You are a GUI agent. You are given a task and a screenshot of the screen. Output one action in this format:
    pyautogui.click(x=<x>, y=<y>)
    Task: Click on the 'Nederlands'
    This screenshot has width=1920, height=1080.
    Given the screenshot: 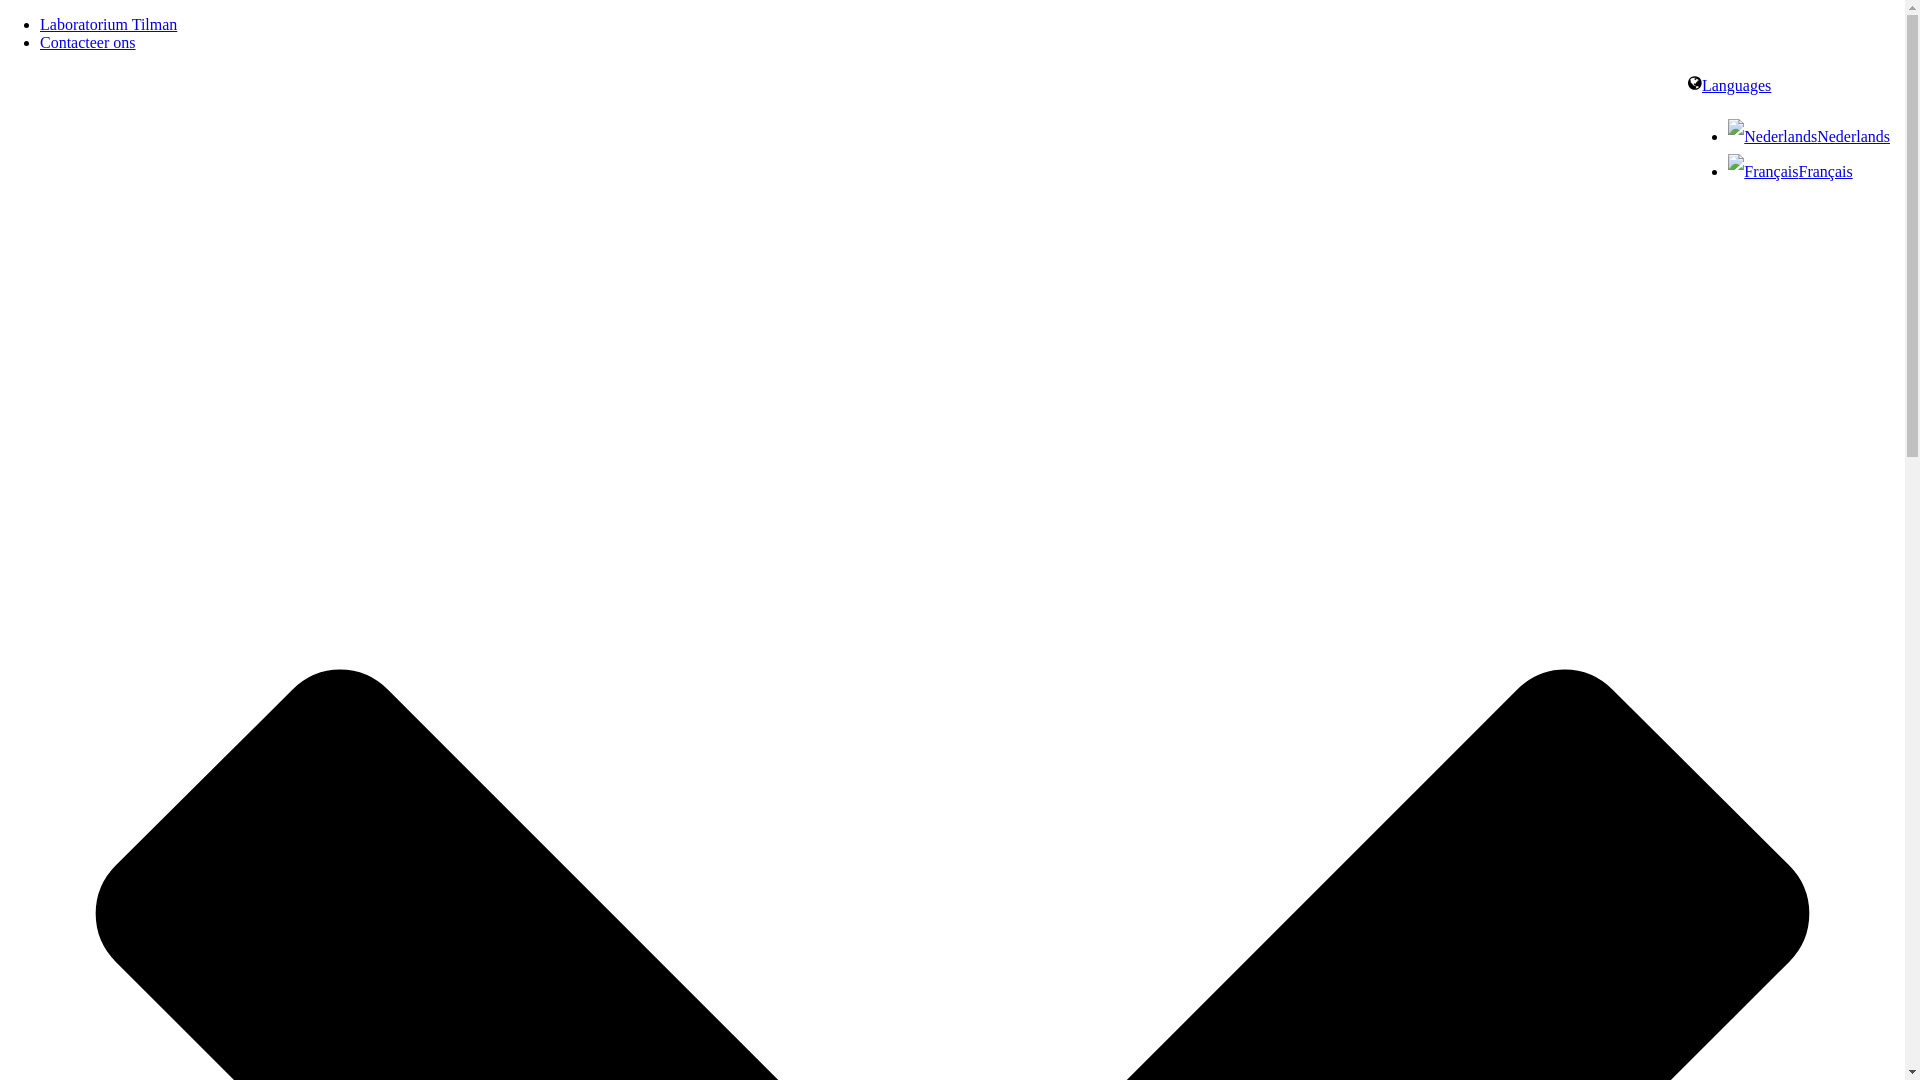 What is the action you would take?
    pyautogui.click(x=1772, y=135)
    